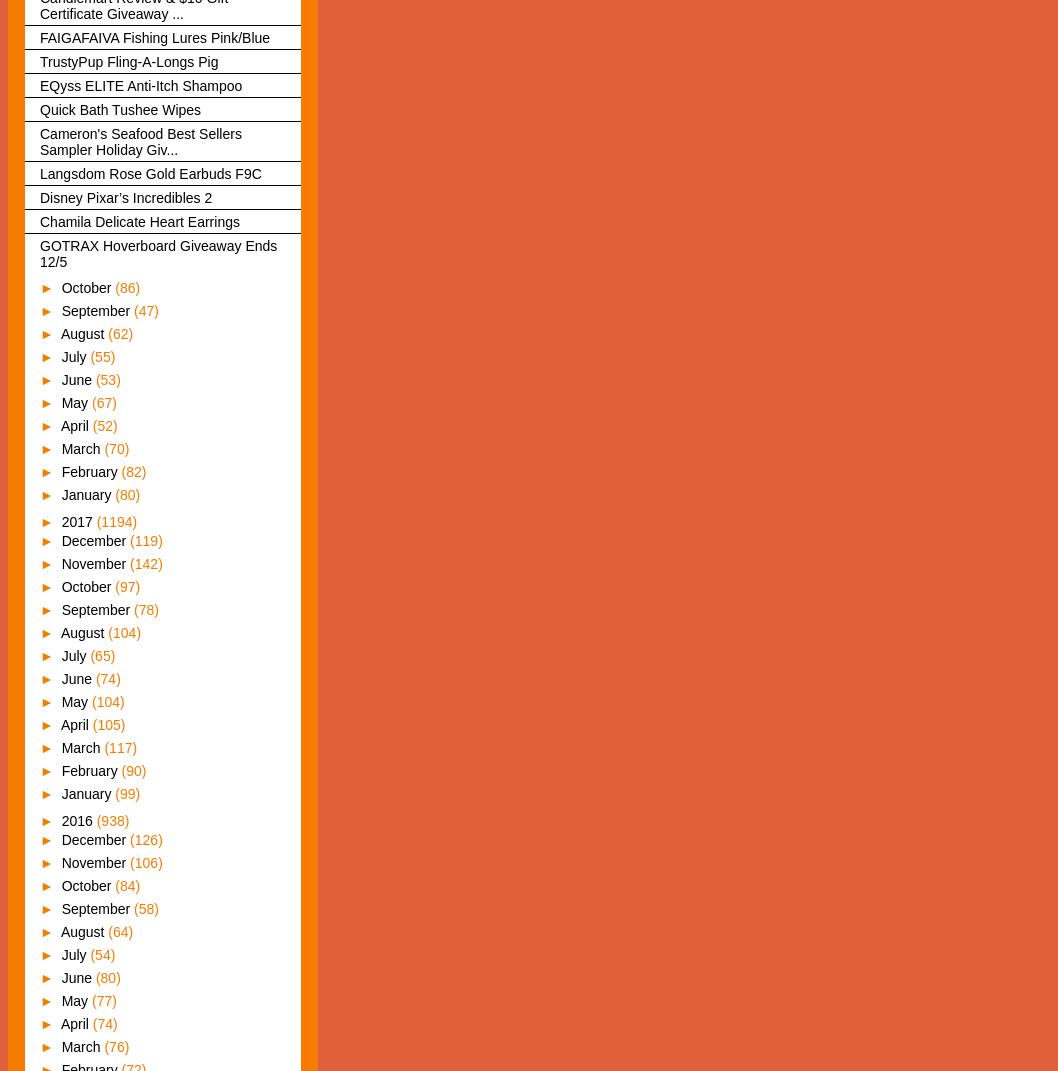 The height and width of the screenshot is (1071, 1058). What do you see at coordinates (126, 793) in the screenshot?
I see `'(99)'` at bounding box center [126, 793].